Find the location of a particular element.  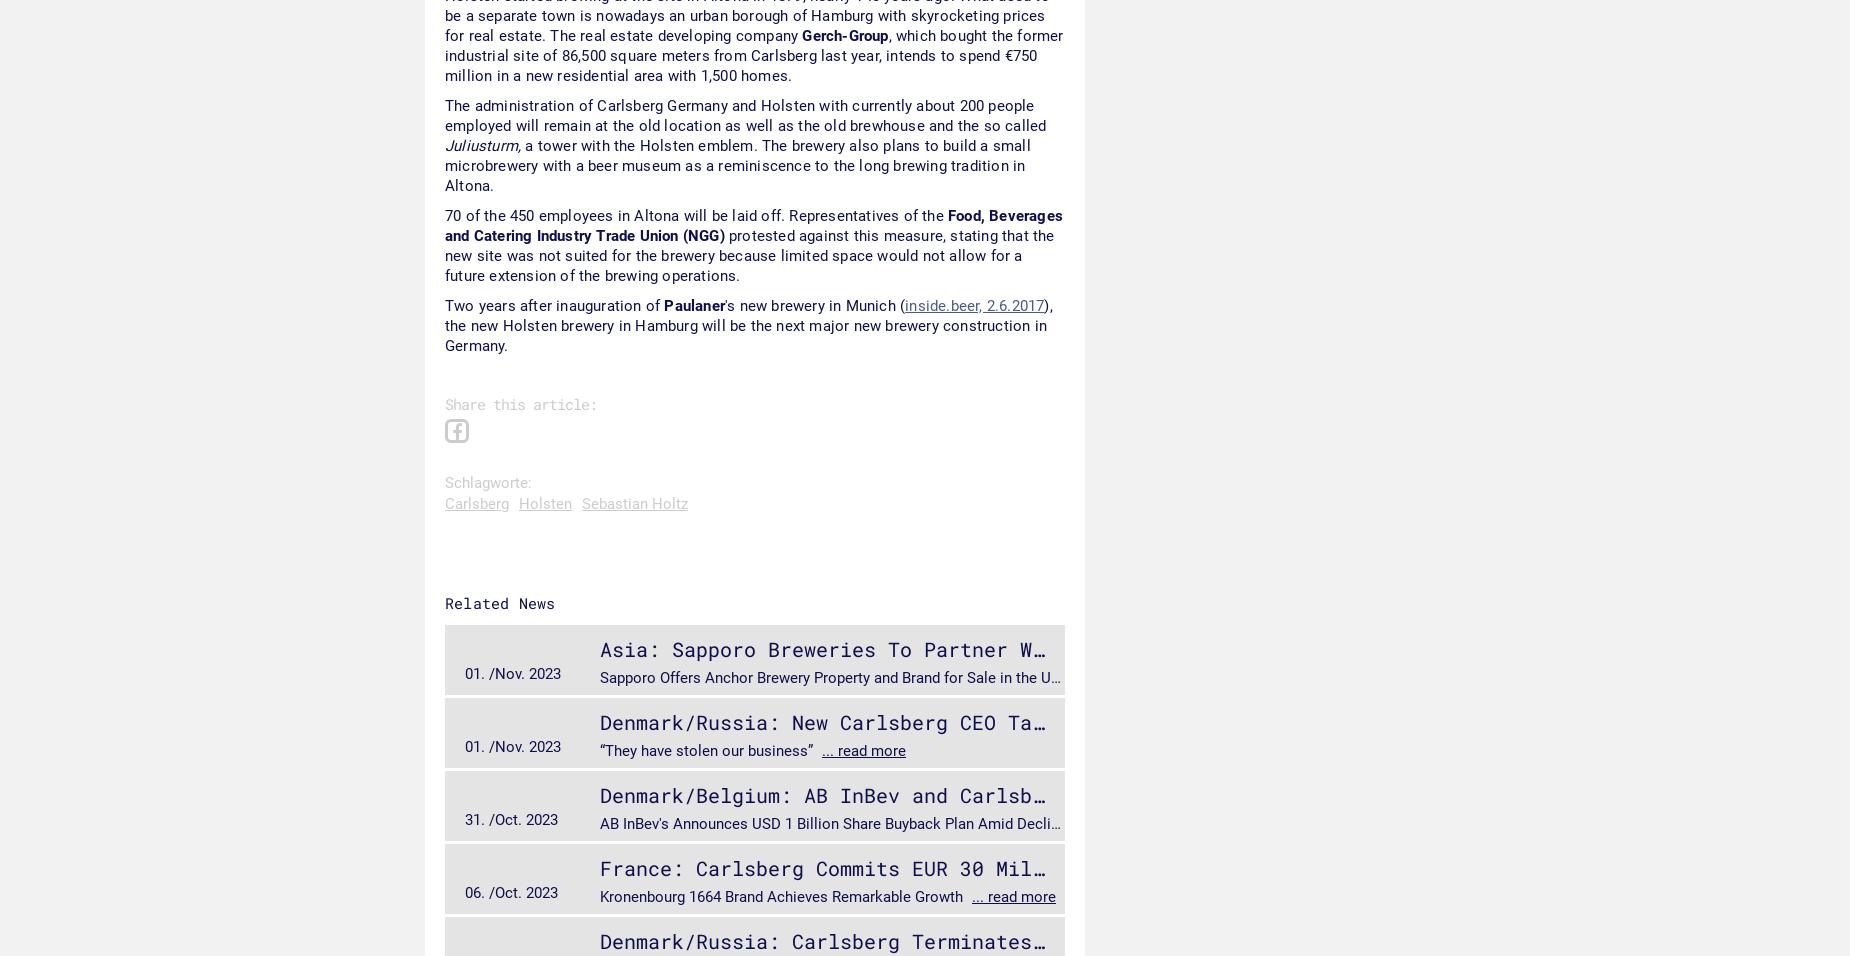

'Paulaner' is located at coordinates (694, 303).